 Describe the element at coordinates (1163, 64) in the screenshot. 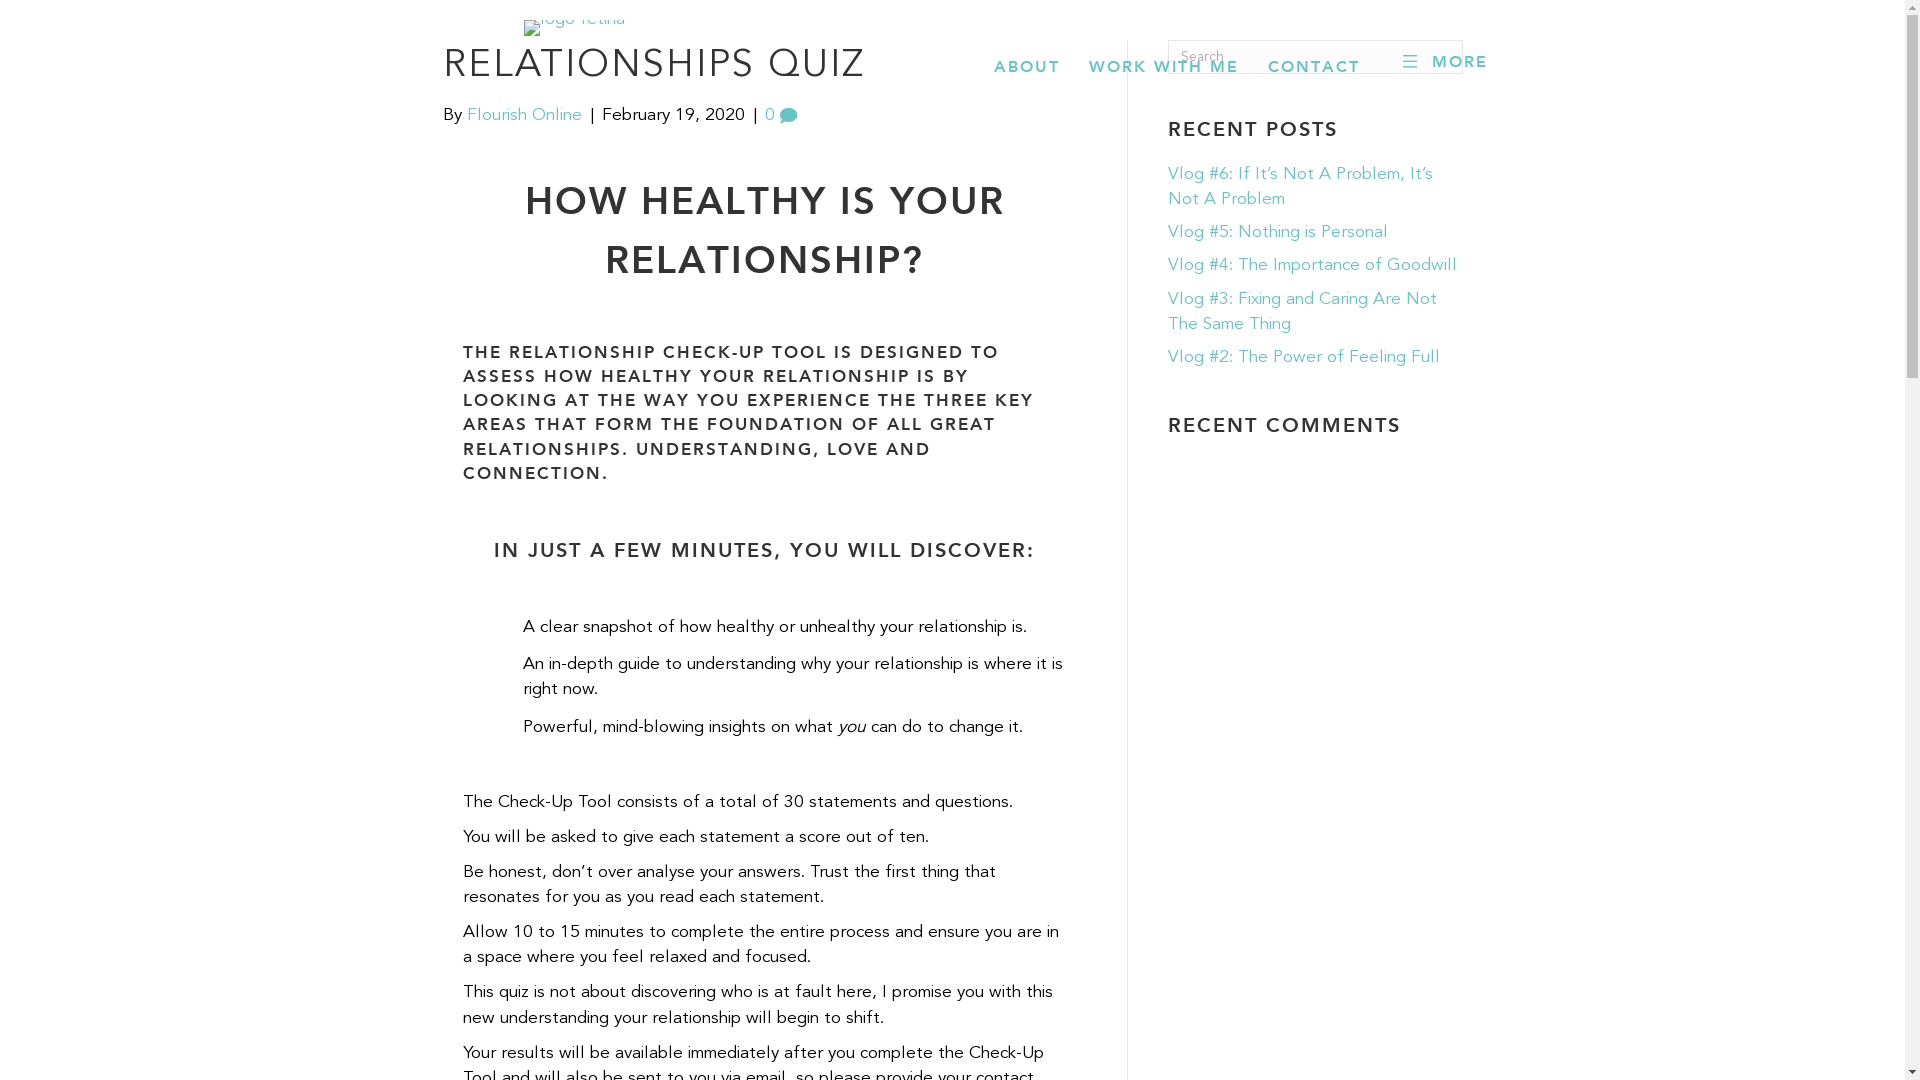

I see `'WORK WITH ME'` at that location.